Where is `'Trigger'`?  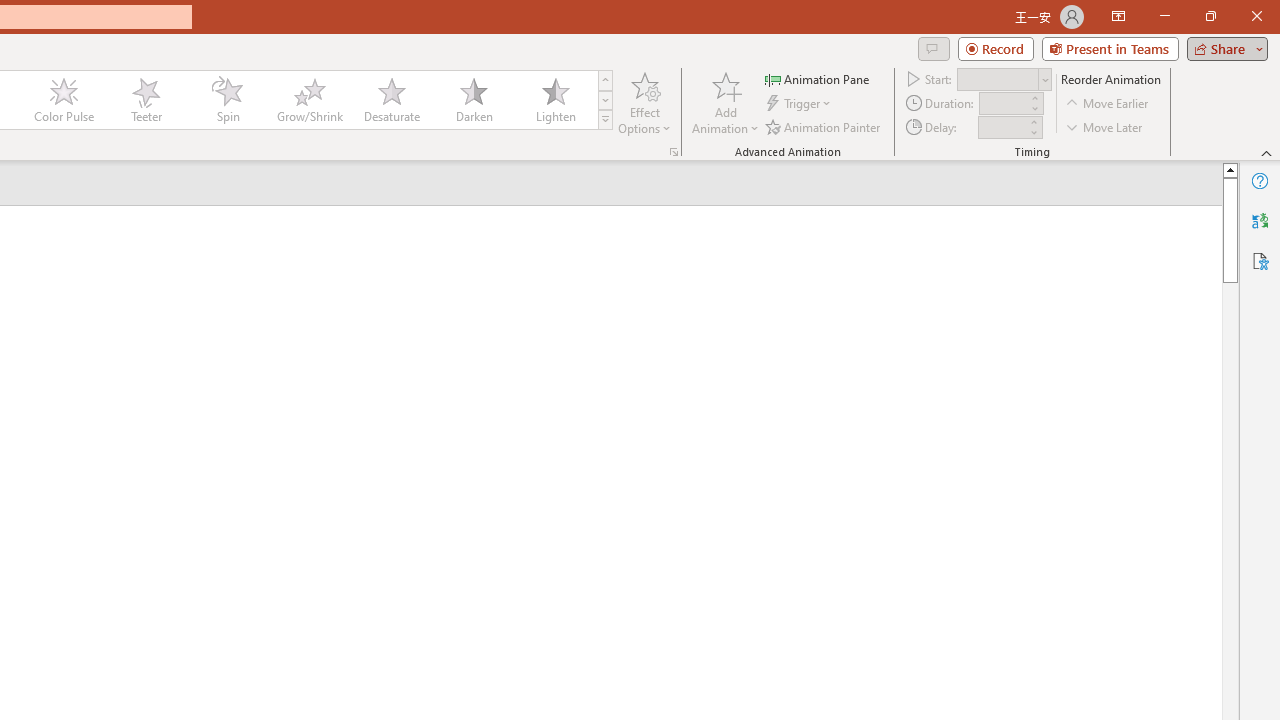 'Trigger' is located at coordinates (800, 103).